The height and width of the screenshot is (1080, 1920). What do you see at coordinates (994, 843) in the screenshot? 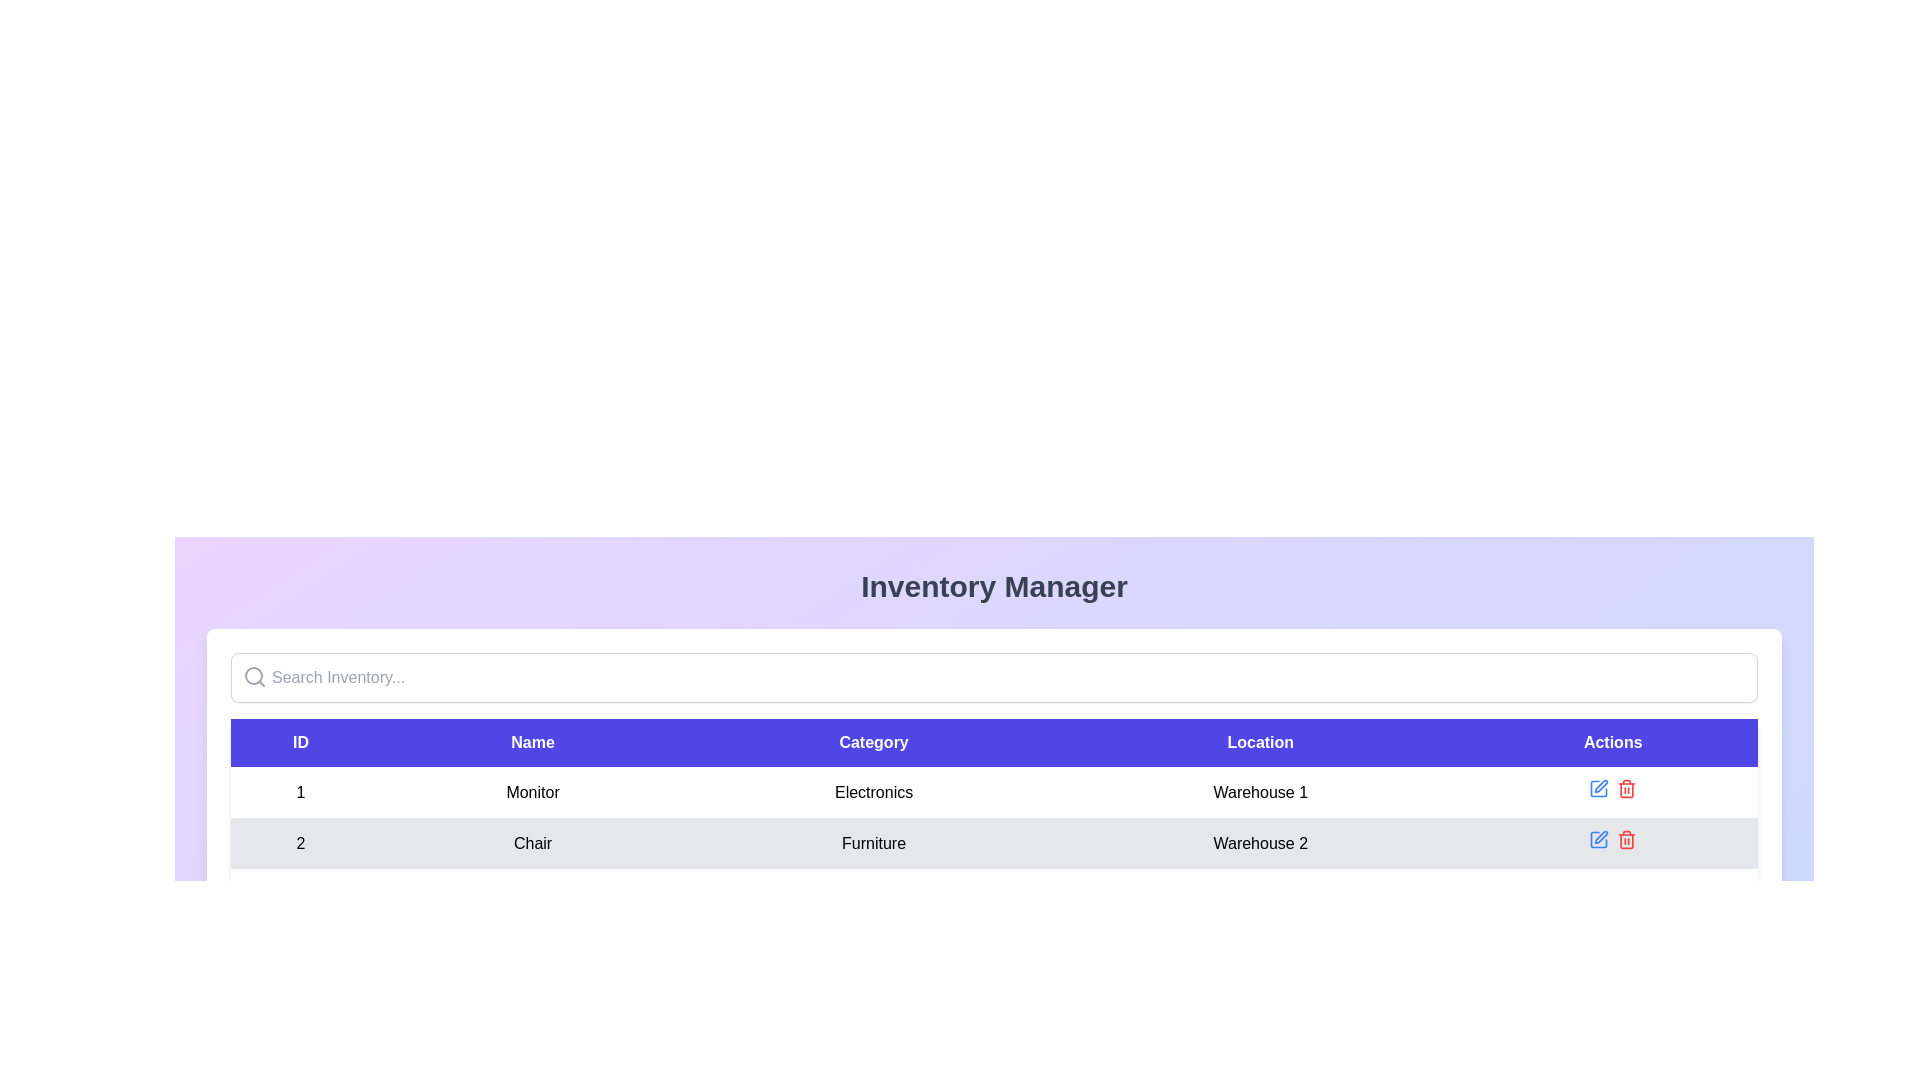
I see `displayed information in the second row of the inventory item table, which contains details about an item` at bounding box center [994, 843].